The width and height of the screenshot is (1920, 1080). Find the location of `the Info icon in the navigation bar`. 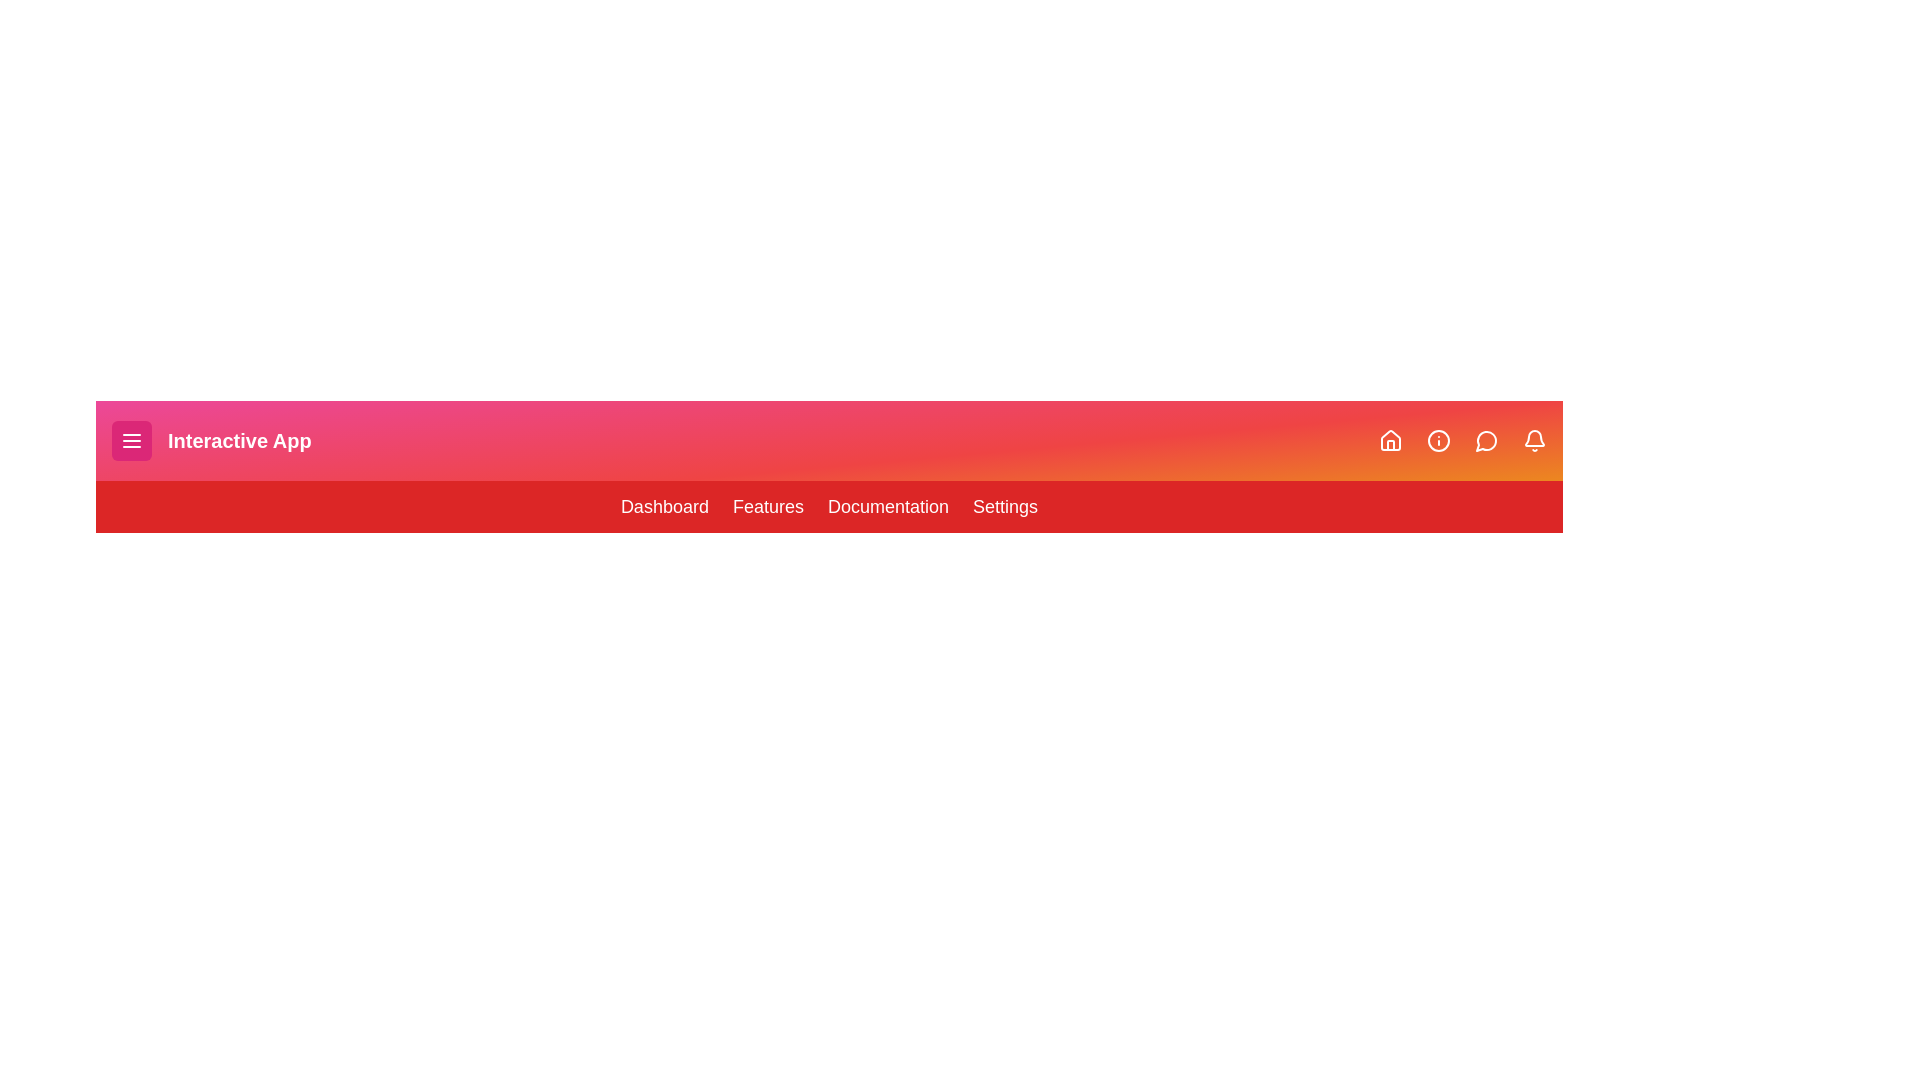

the Info icon in the navigation bar is located at coordinates (1438, 439).